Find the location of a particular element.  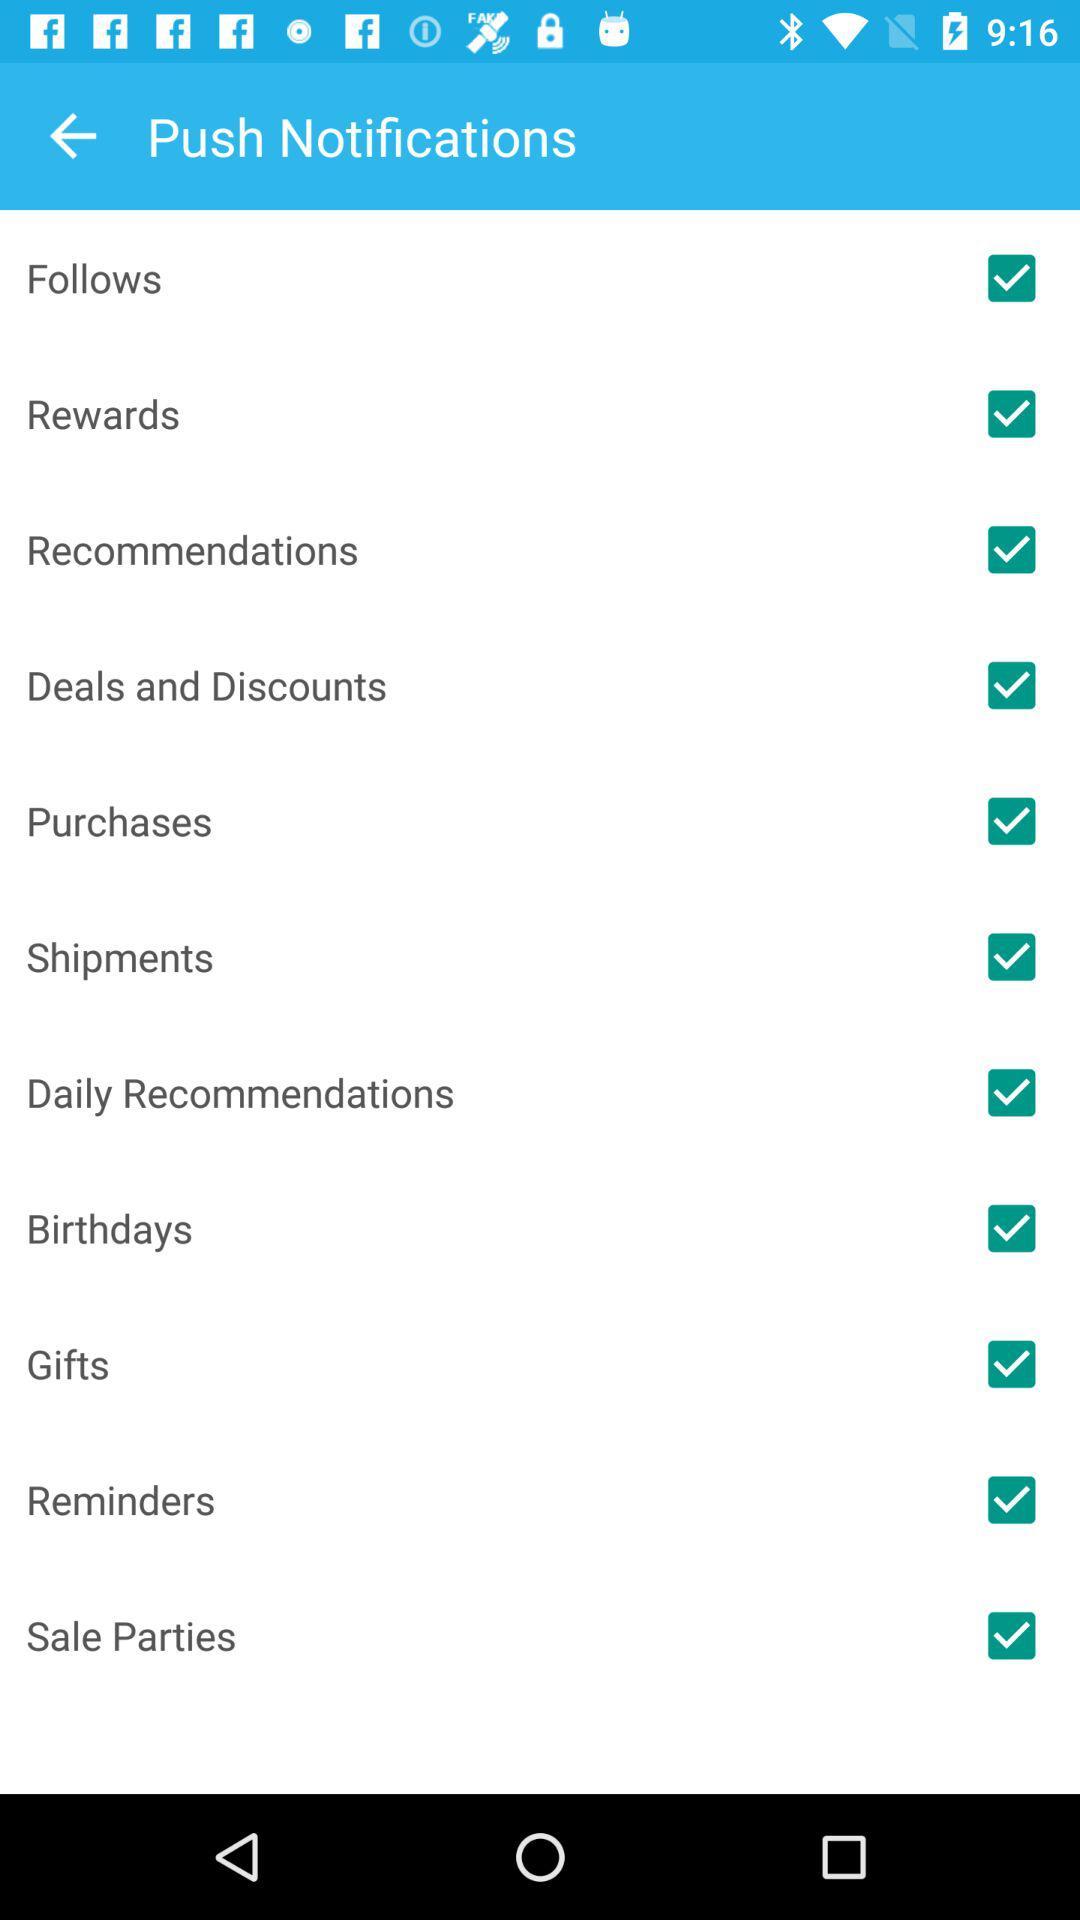

sale parties notifications is located at coordinates (1011, 1635).